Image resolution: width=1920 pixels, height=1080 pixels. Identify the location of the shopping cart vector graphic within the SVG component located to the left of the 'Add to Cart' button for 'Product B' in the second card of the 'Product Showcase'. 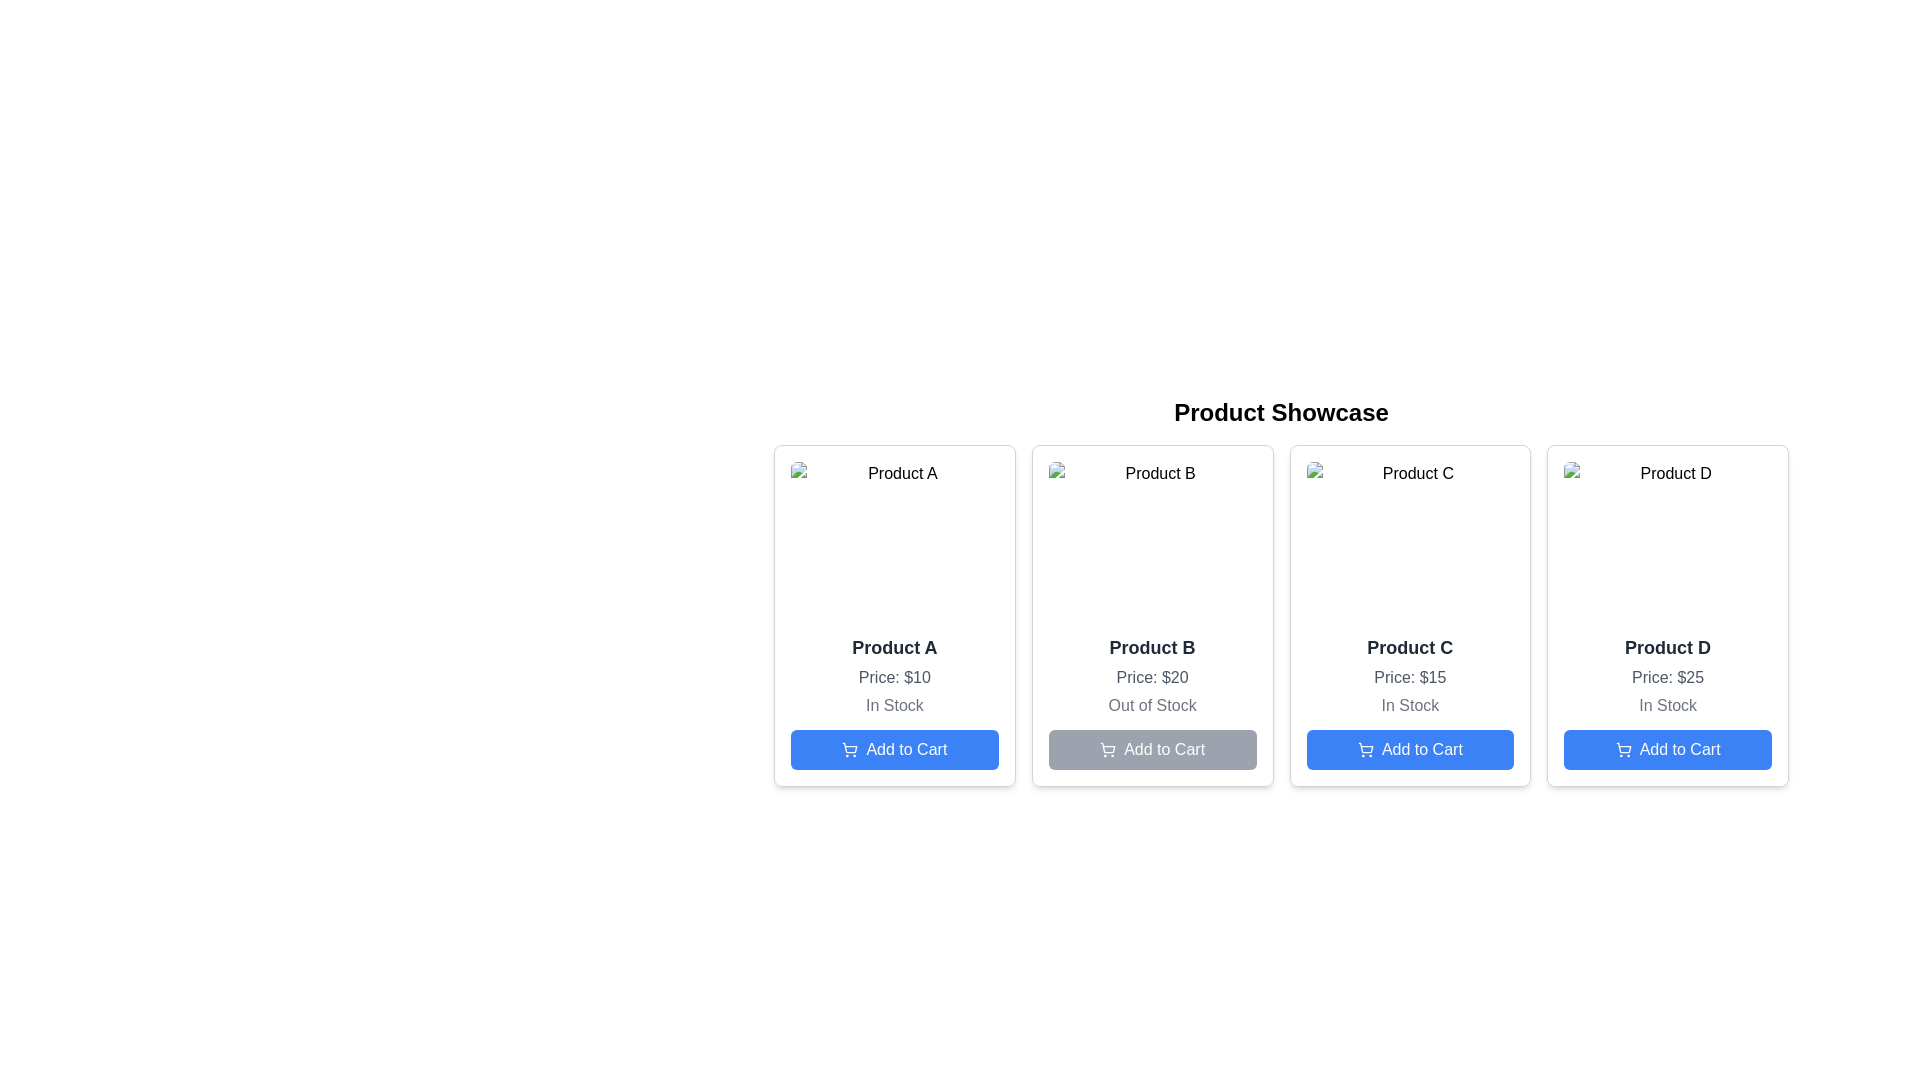
(1107, 748).